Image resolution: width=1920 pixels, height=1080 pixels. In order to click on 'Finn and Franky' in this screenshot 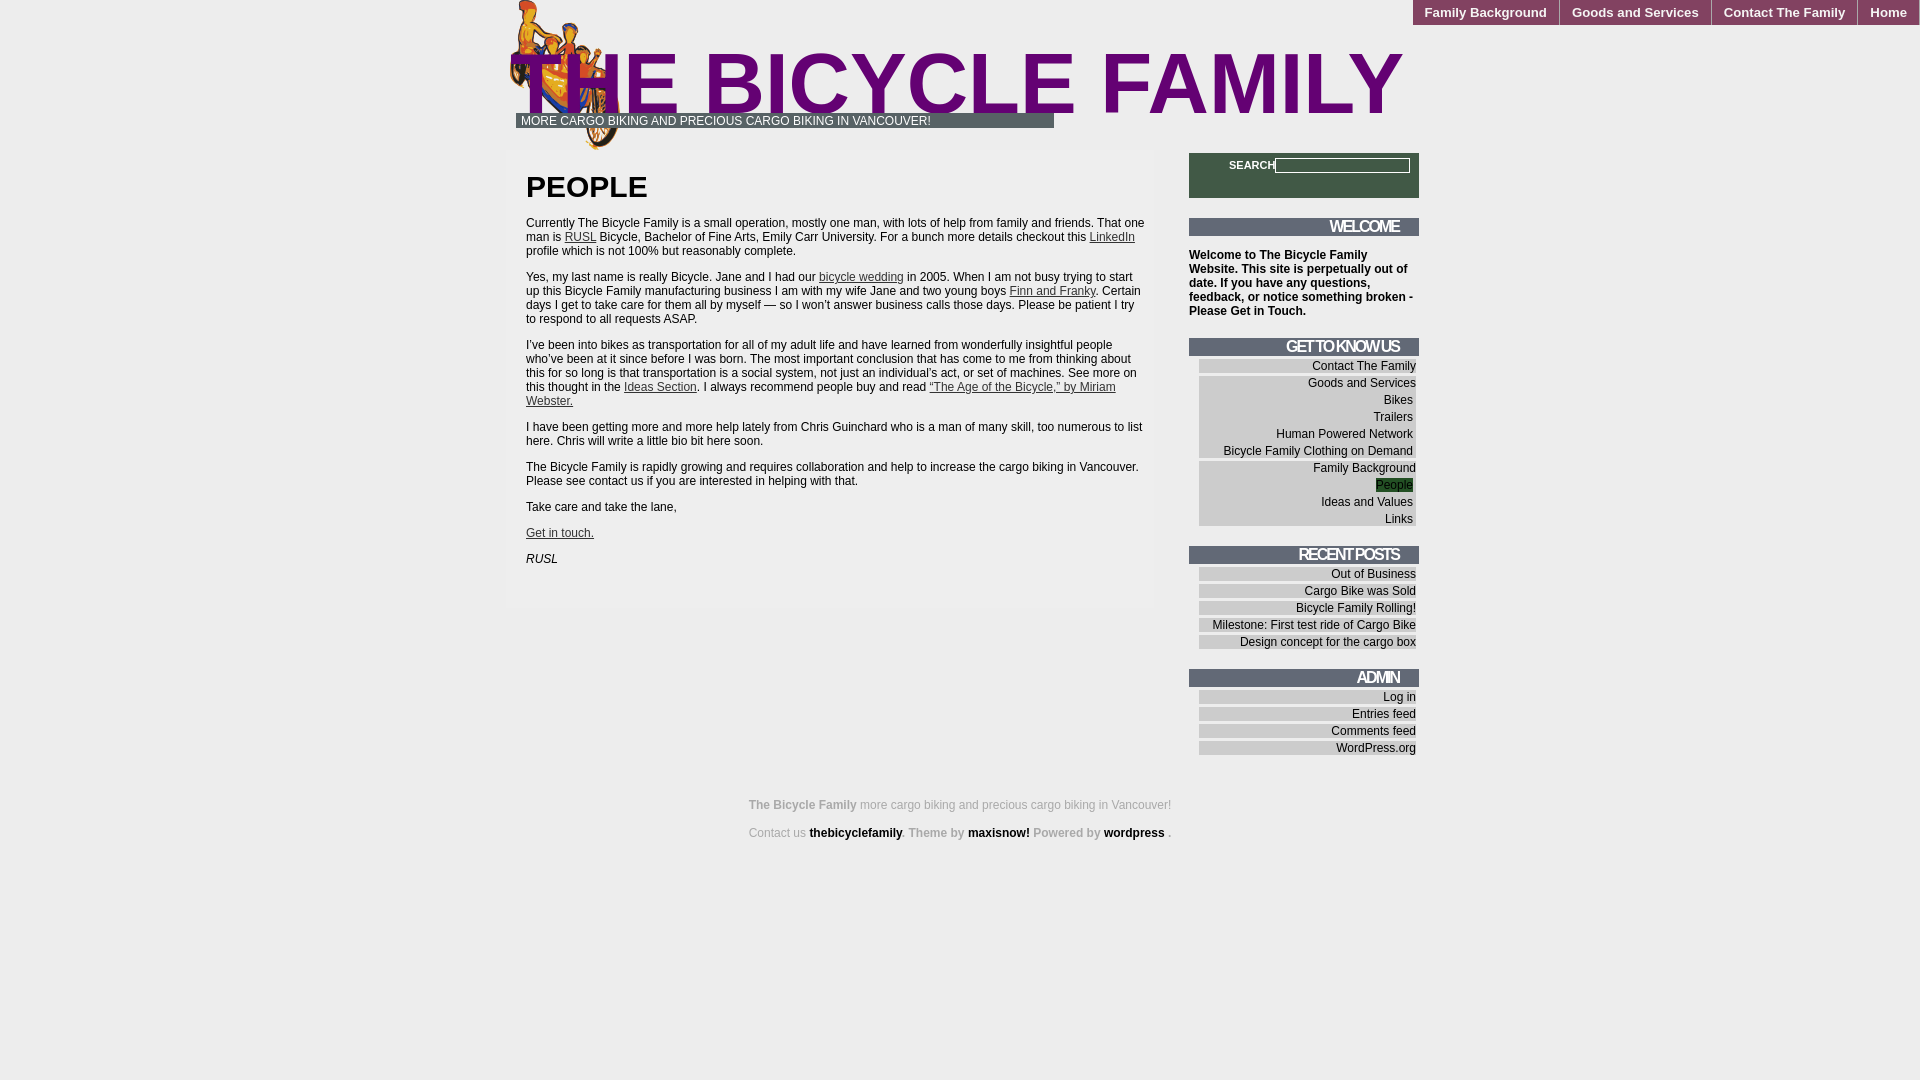, I will do `click(1051, 290)`.